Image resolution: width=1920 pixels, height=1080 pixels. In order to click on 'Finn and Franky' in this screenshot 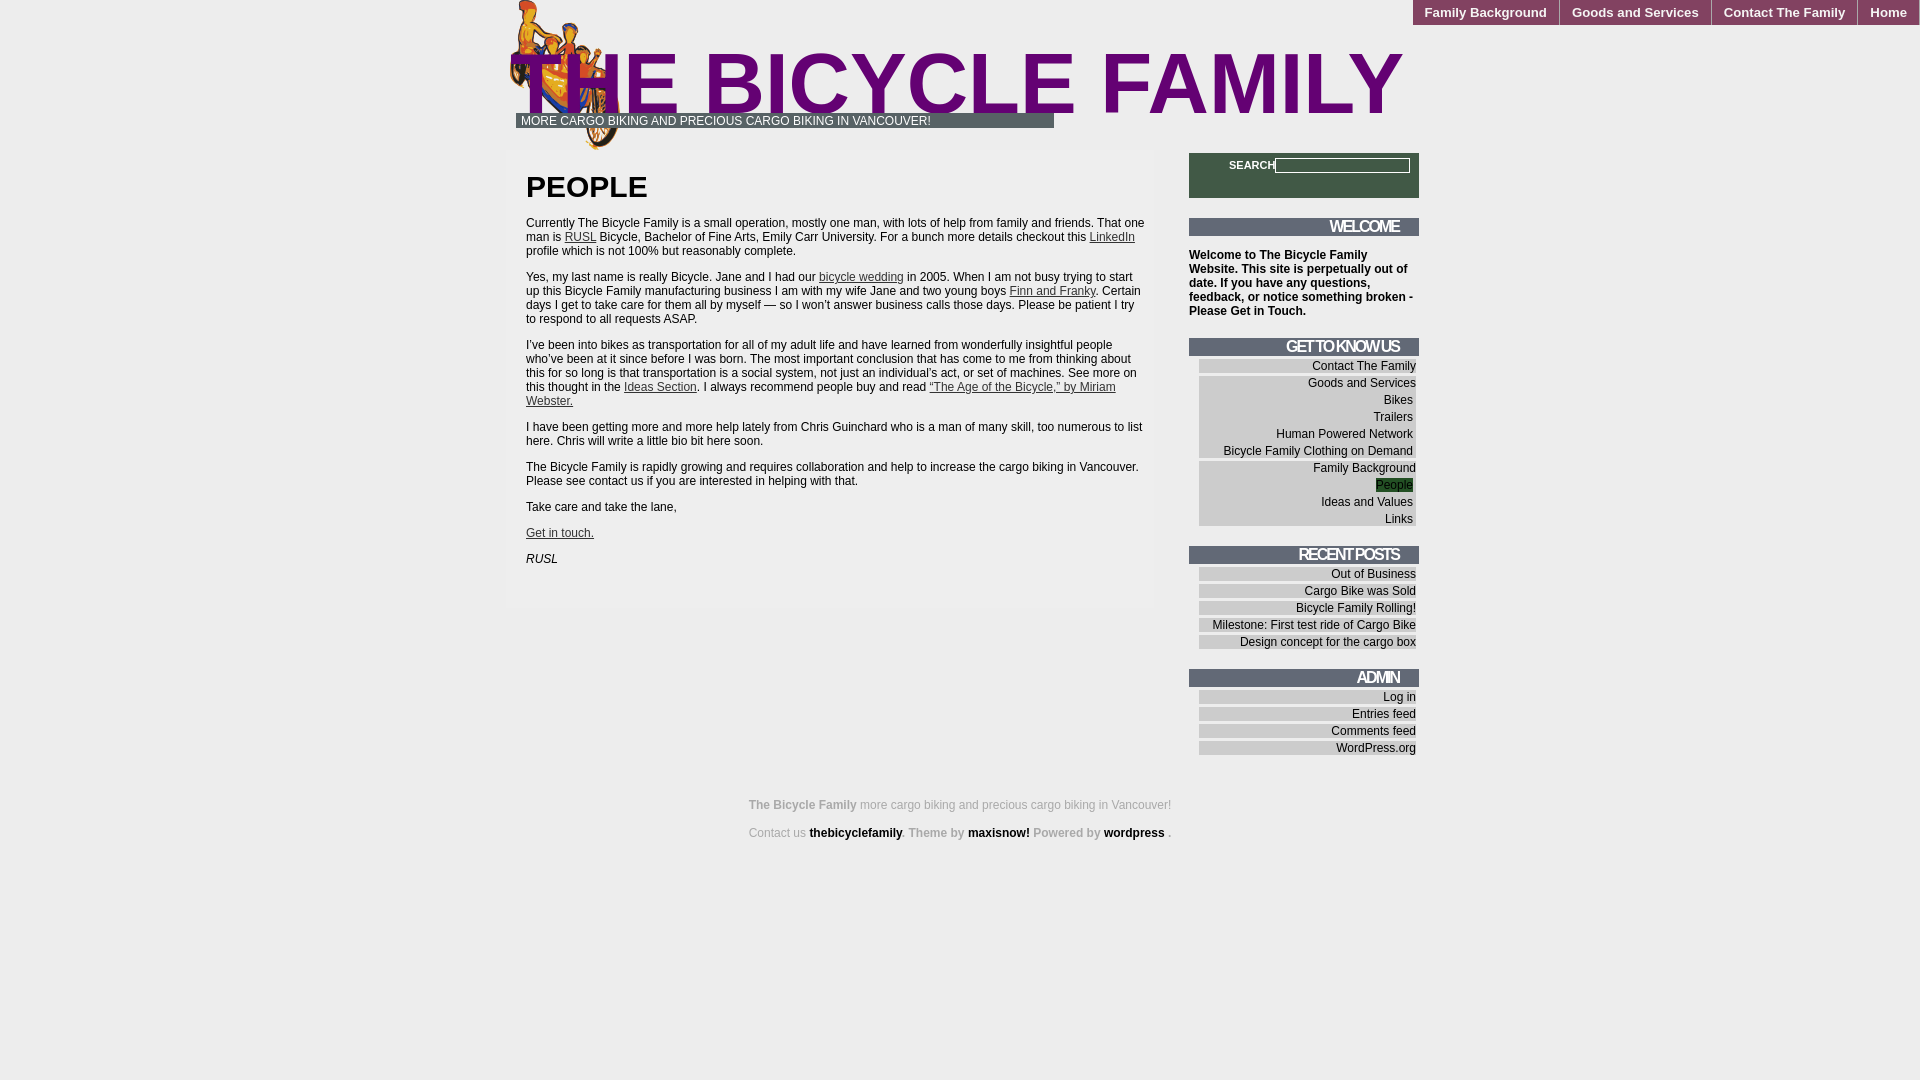, I will do `click(1051, 290)`.